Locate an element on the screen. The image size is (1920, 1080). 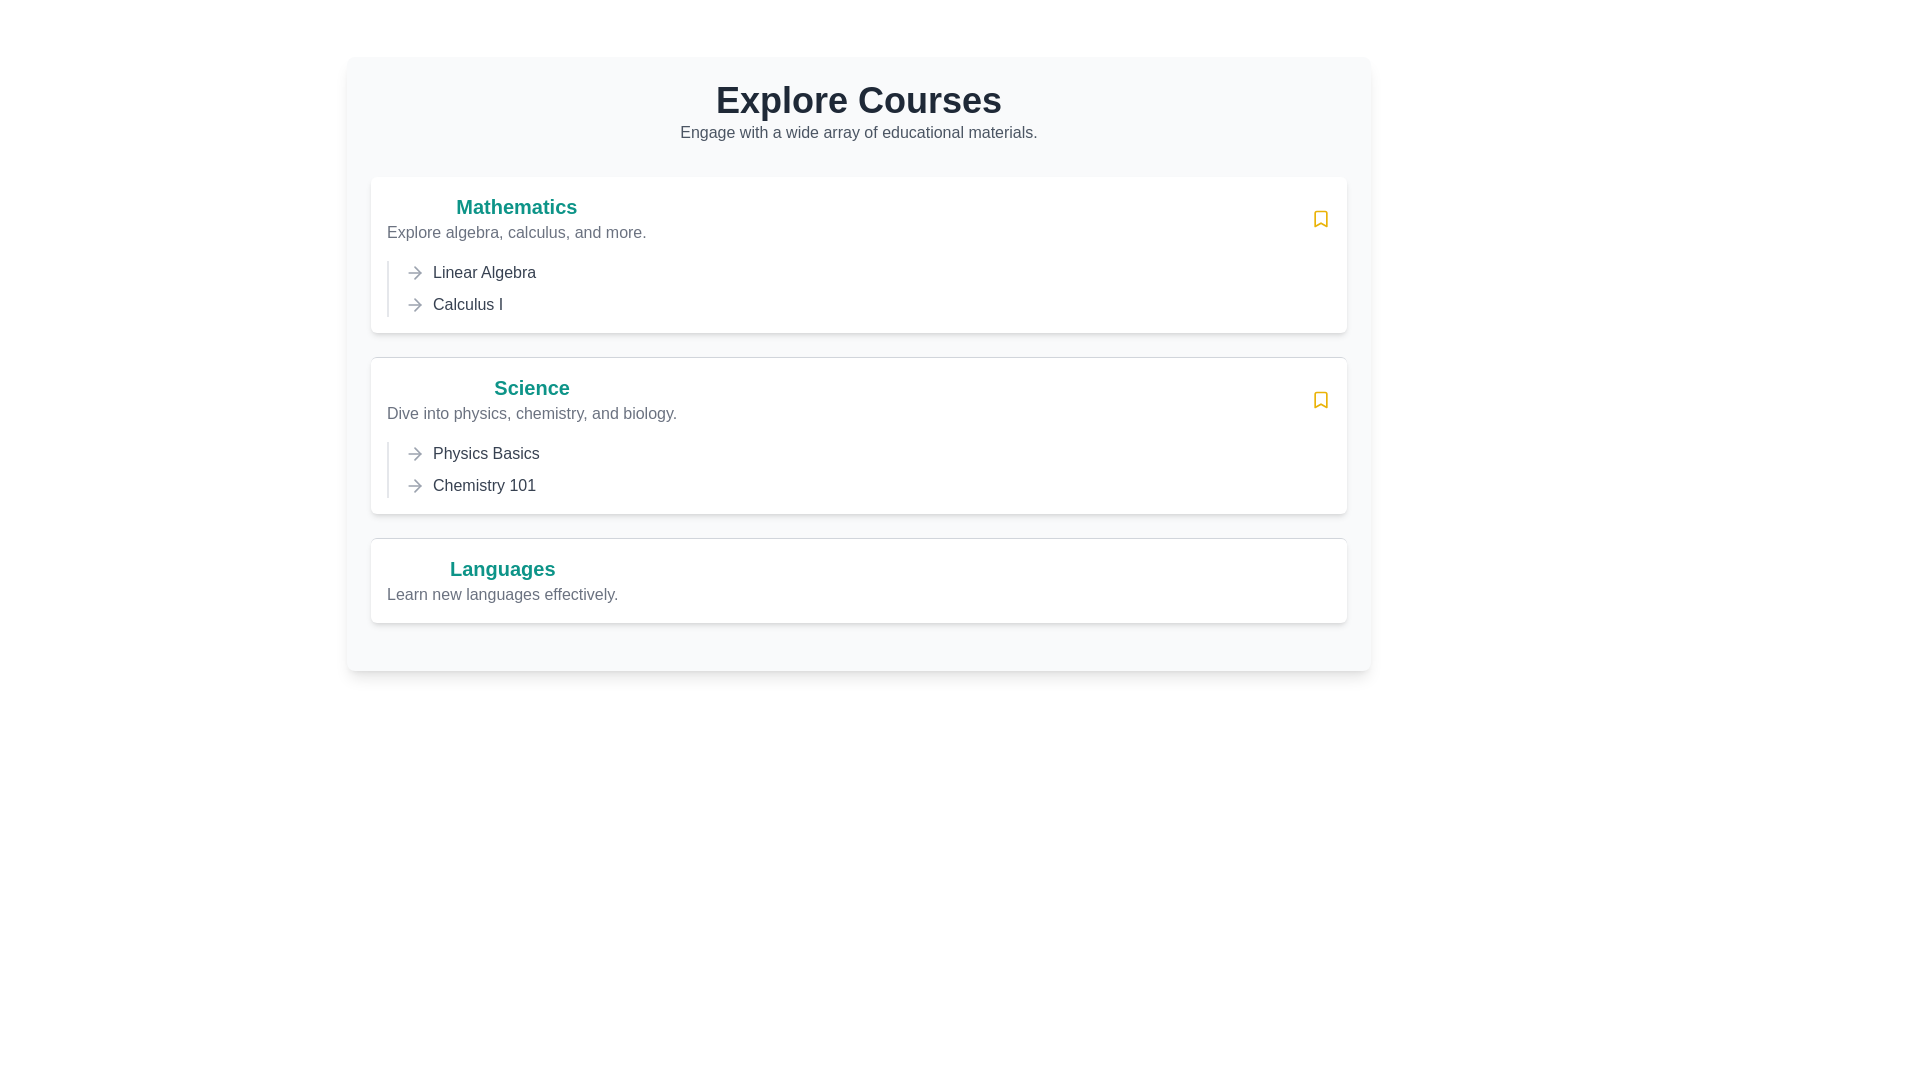
the static text element that reads 'Learn new languages effectively.' which is styled in gray and positioned below the section title 'Languages.' is located at coordinates (502, 593).